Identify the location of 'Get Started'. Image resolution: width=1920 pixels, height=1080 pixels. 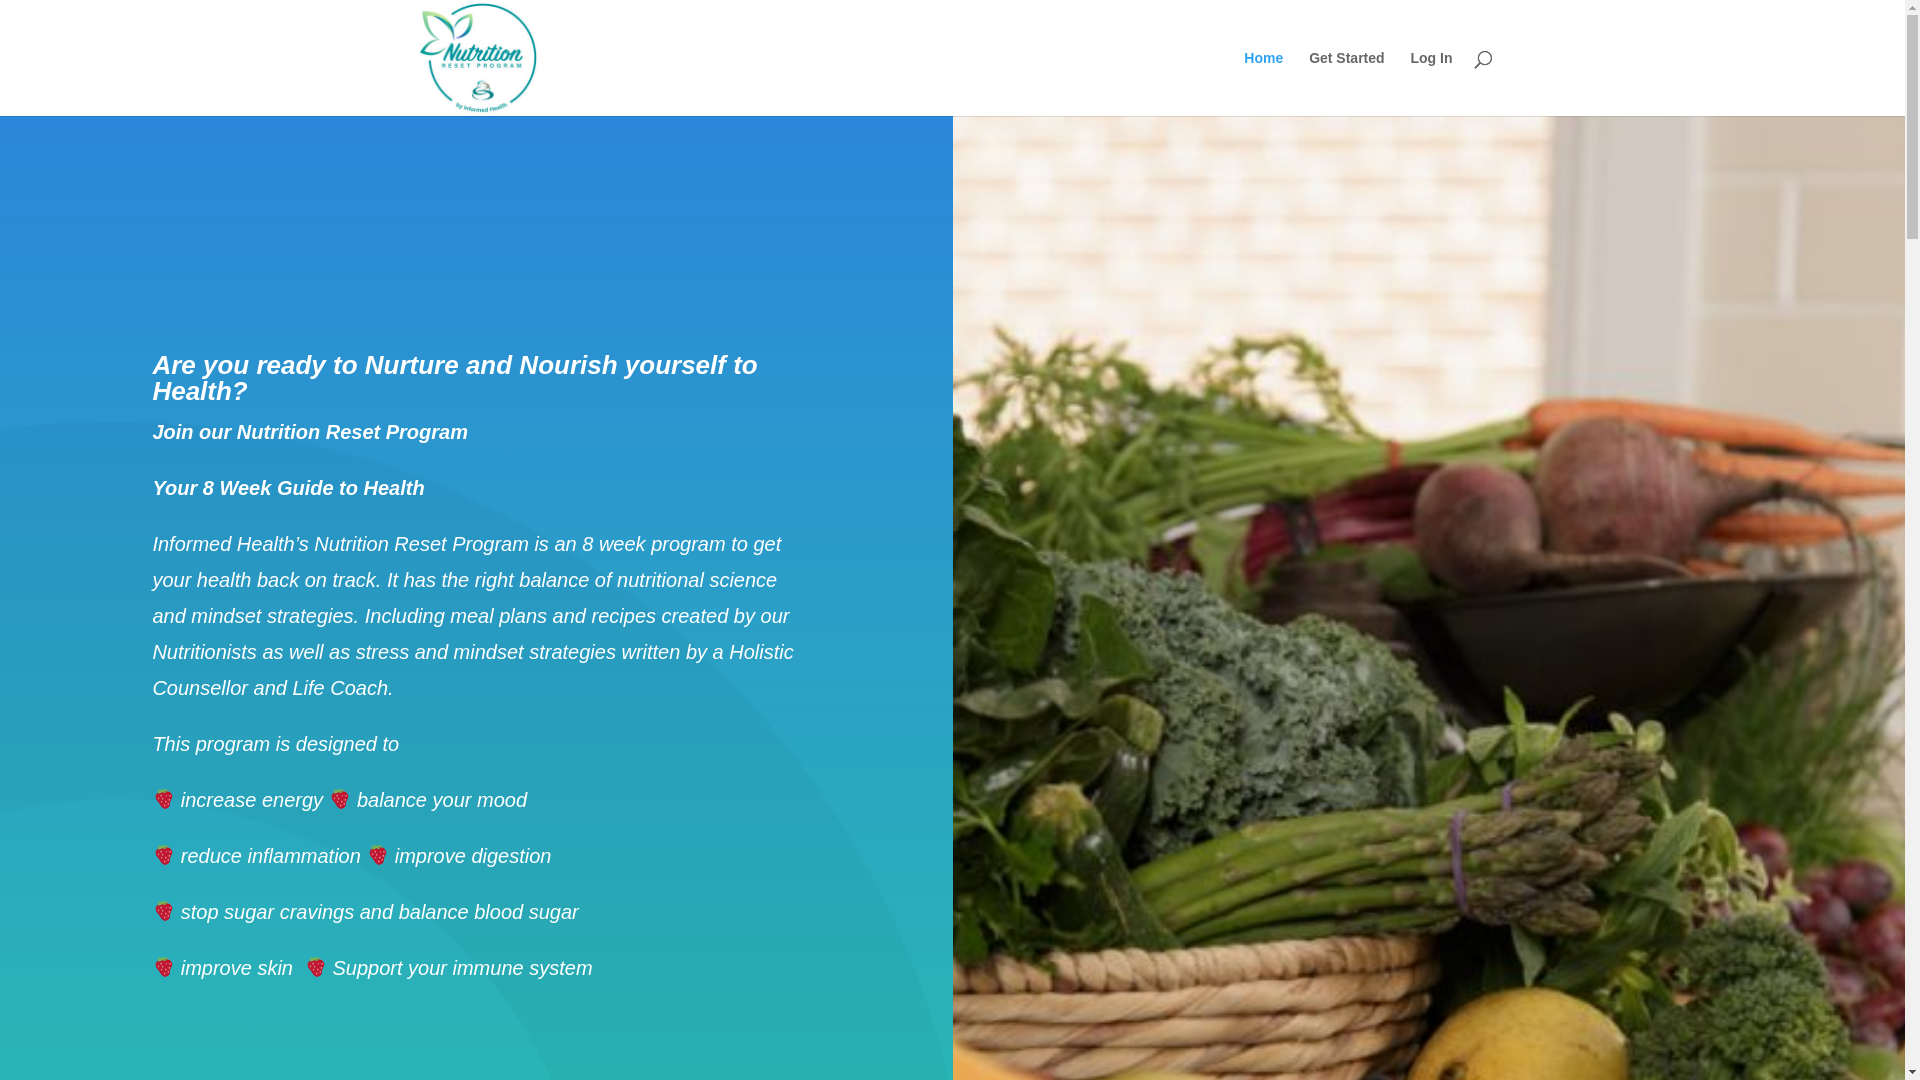
(1309, 82).